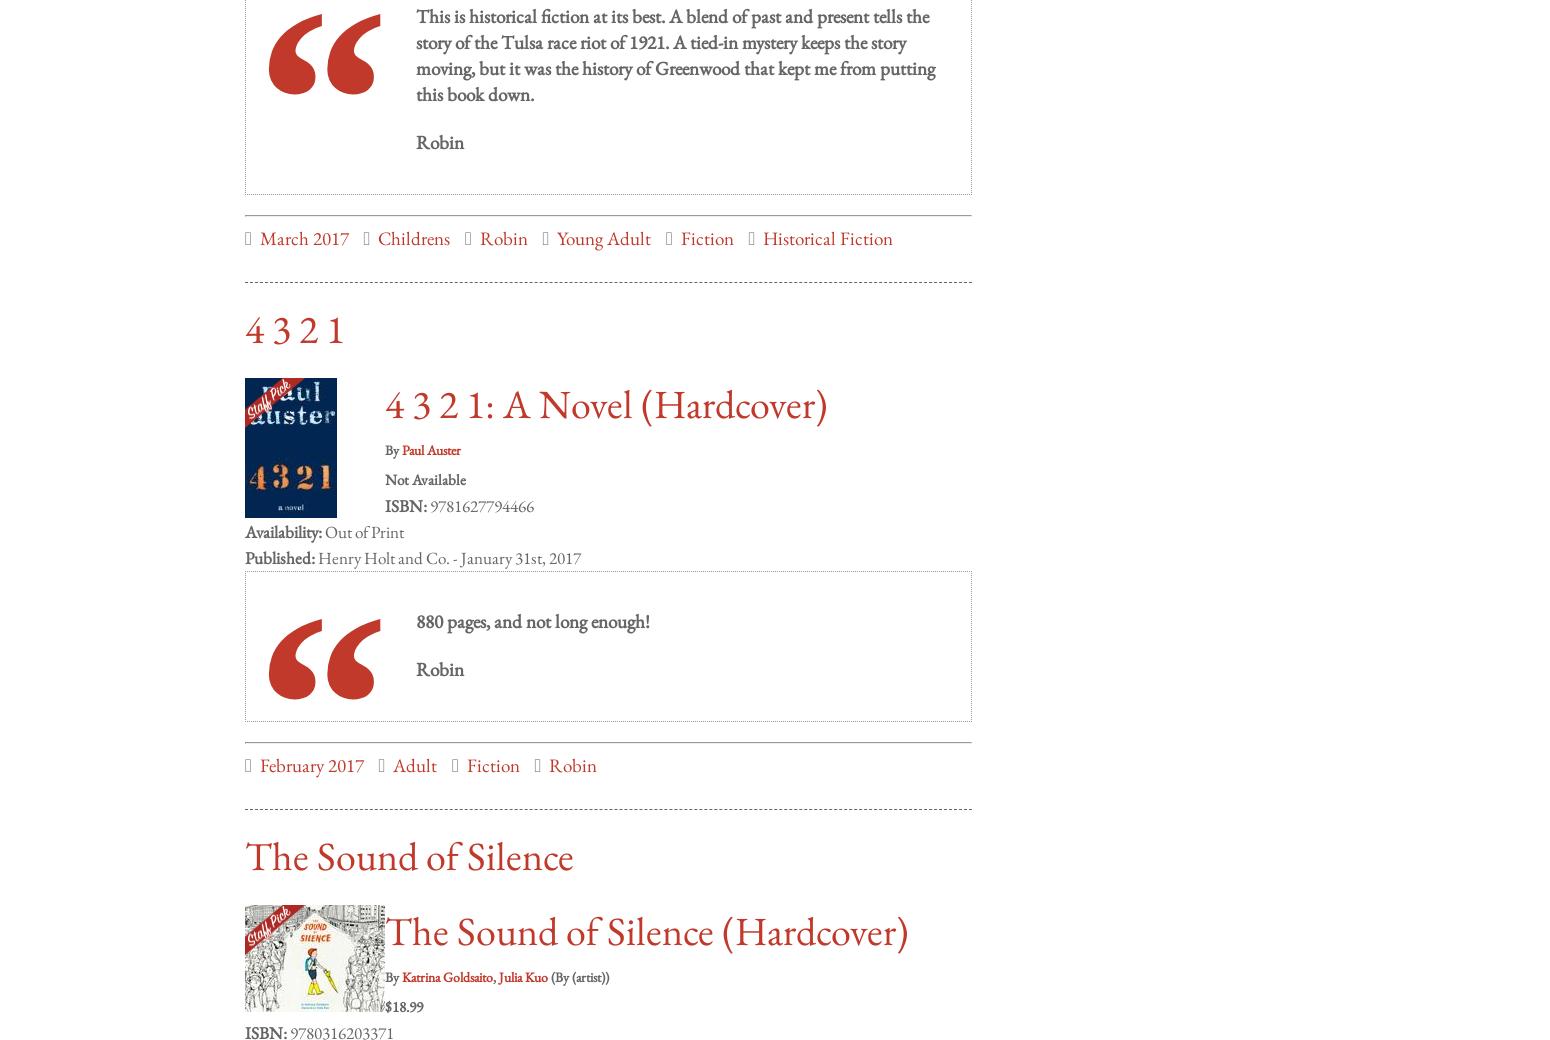 Image resolution: width=1550 pixels, height=1040 pixels. What do you see at coordinates (532, 600) in the screenshot?
I see `'880 pages, and not long enough!'` at bounding box center [532, 600].